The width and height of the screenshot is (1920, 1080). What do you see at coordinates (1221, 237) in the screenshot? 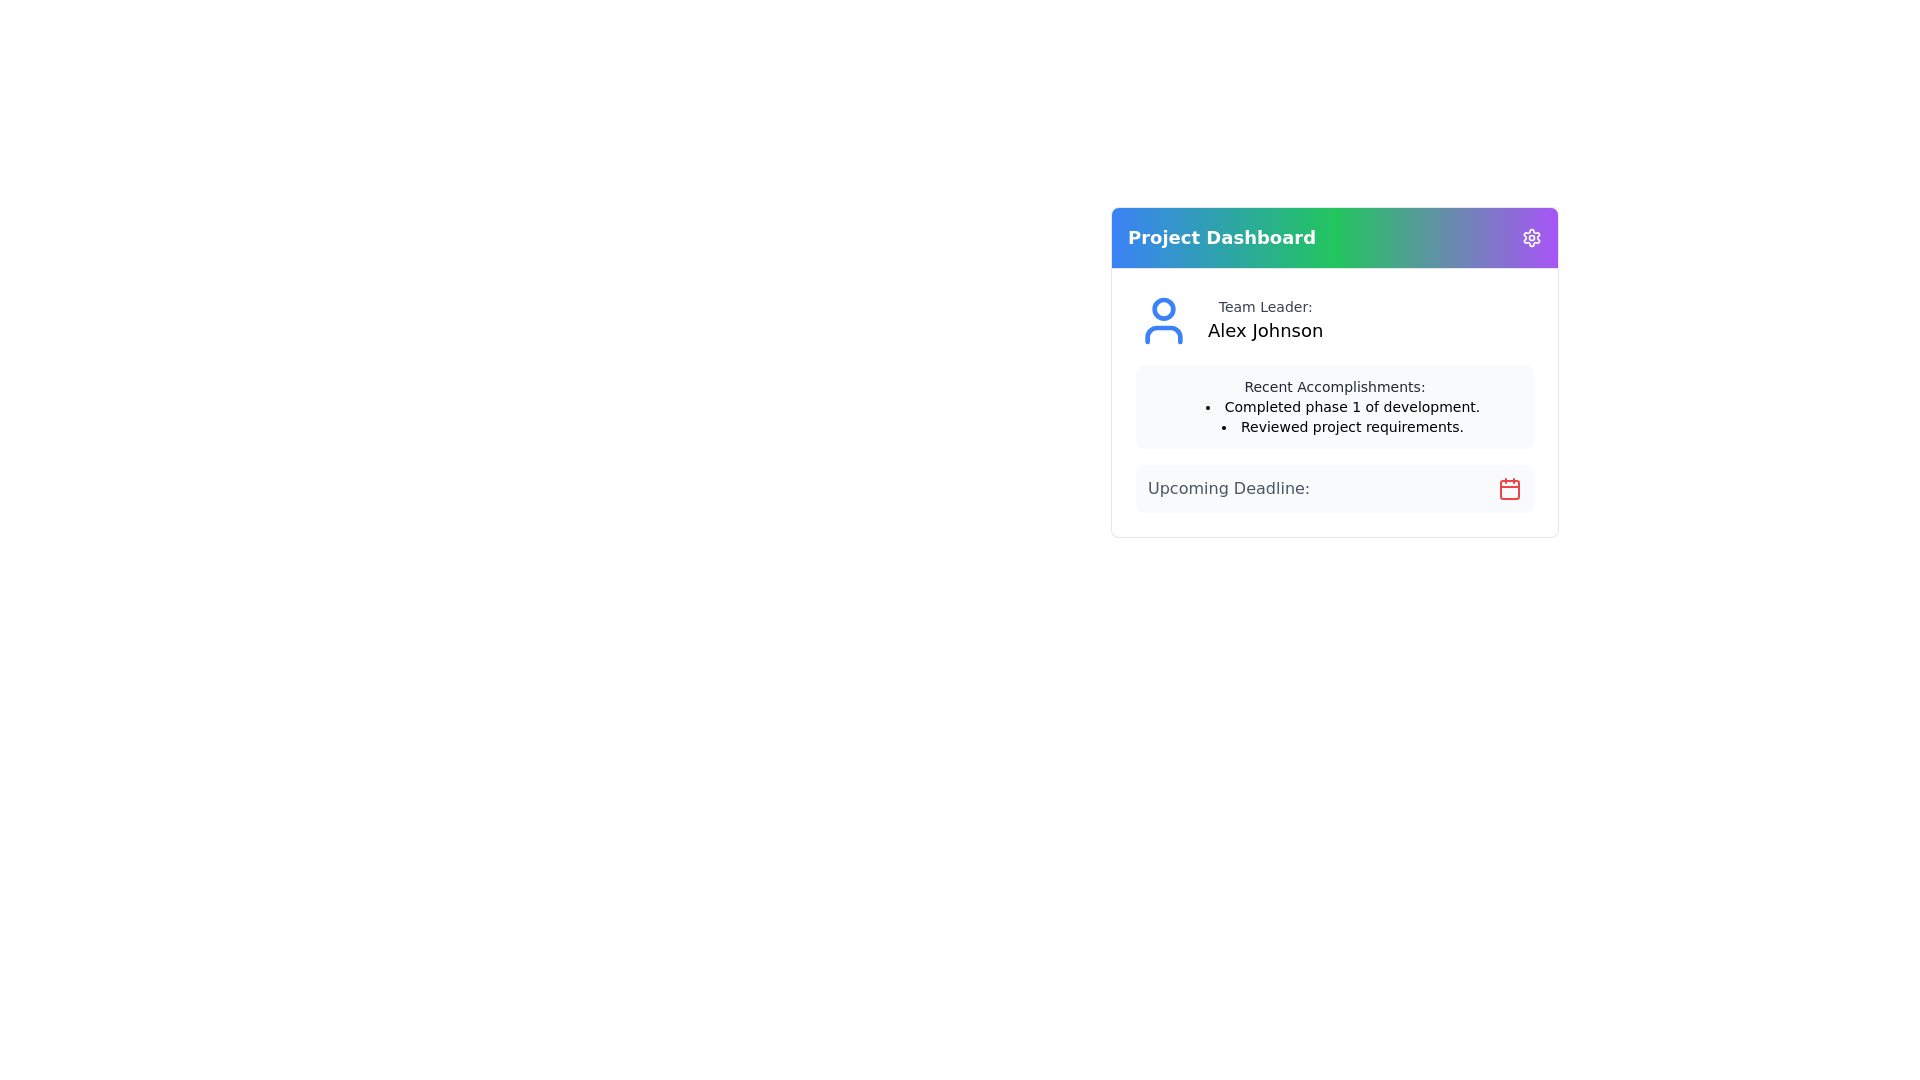
I see `the text label displaying 'Project Dashboard'` at bounding box center [1221, 237].